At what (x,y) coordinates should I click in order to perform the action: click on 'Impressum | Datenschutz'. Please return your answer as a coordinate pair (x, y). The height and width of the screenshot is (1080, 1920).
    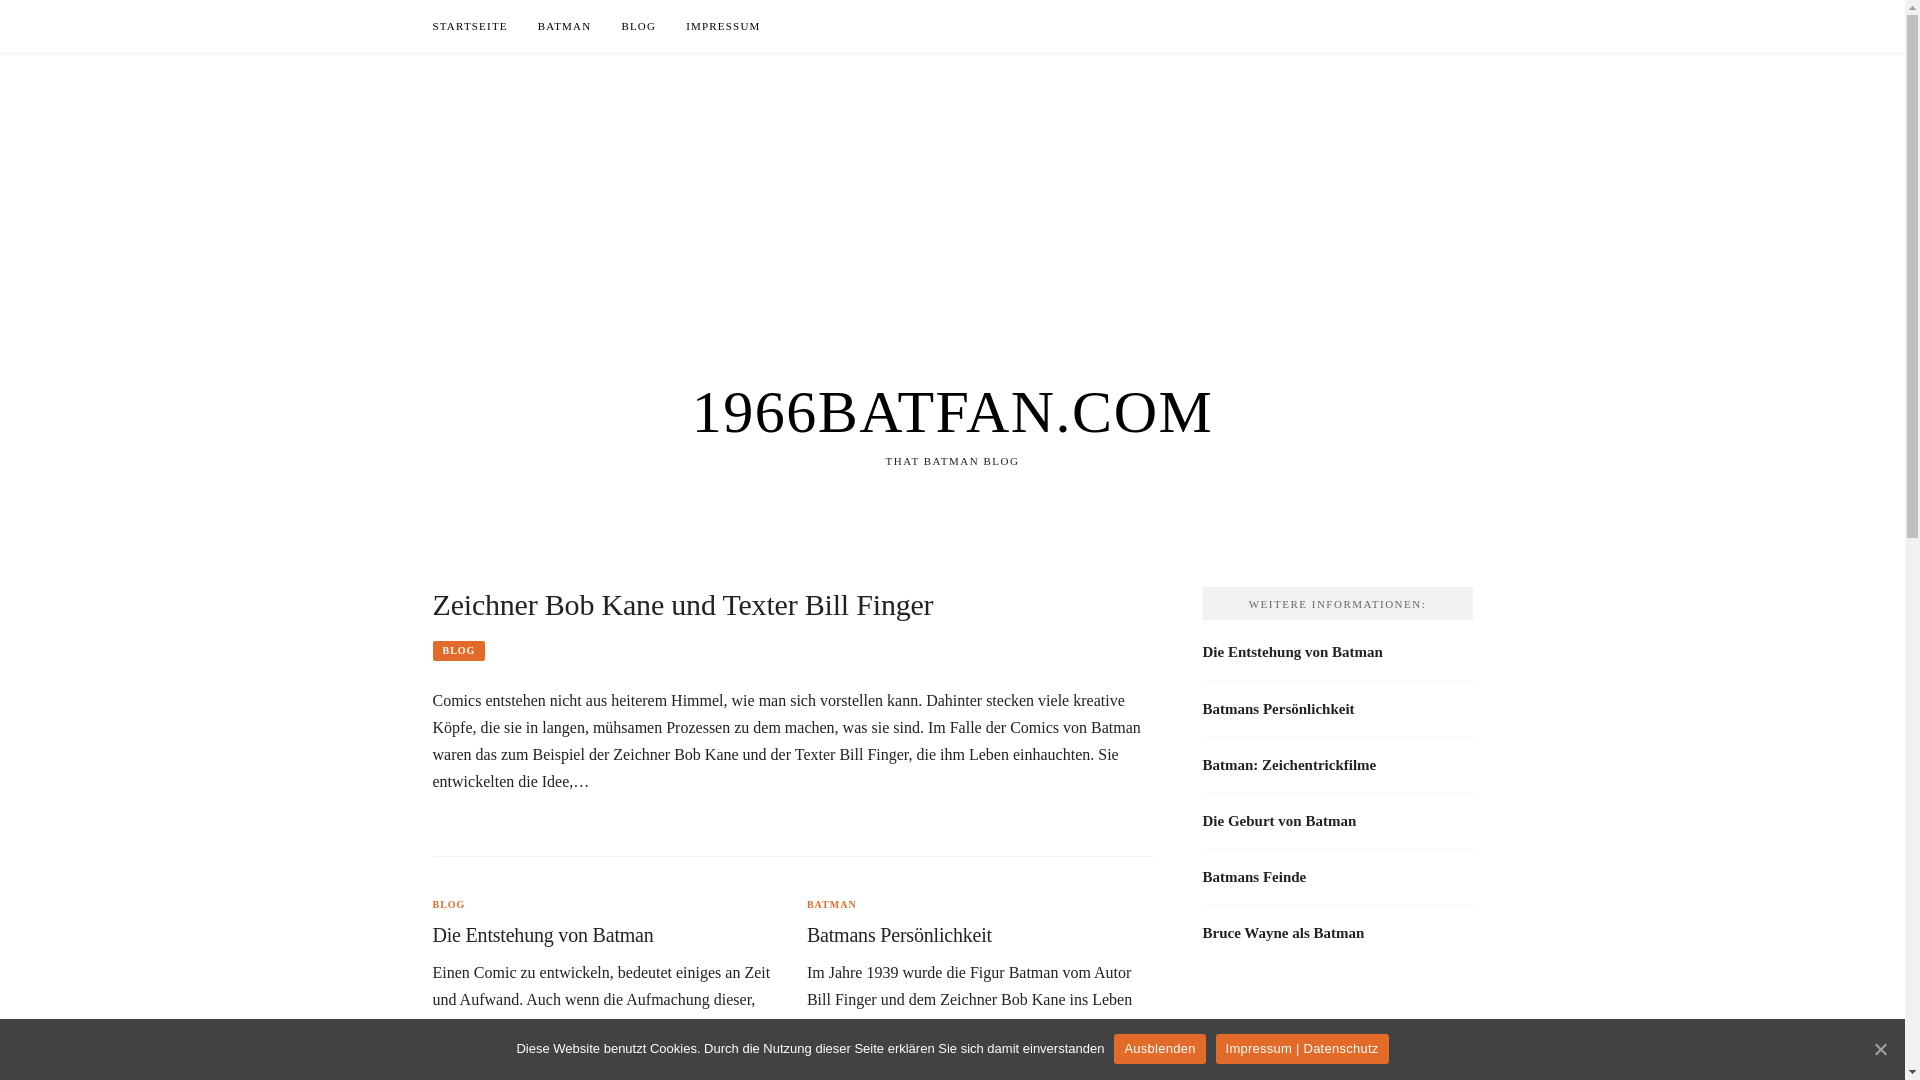
    Looking at the image, I should click on (1302, 1048).